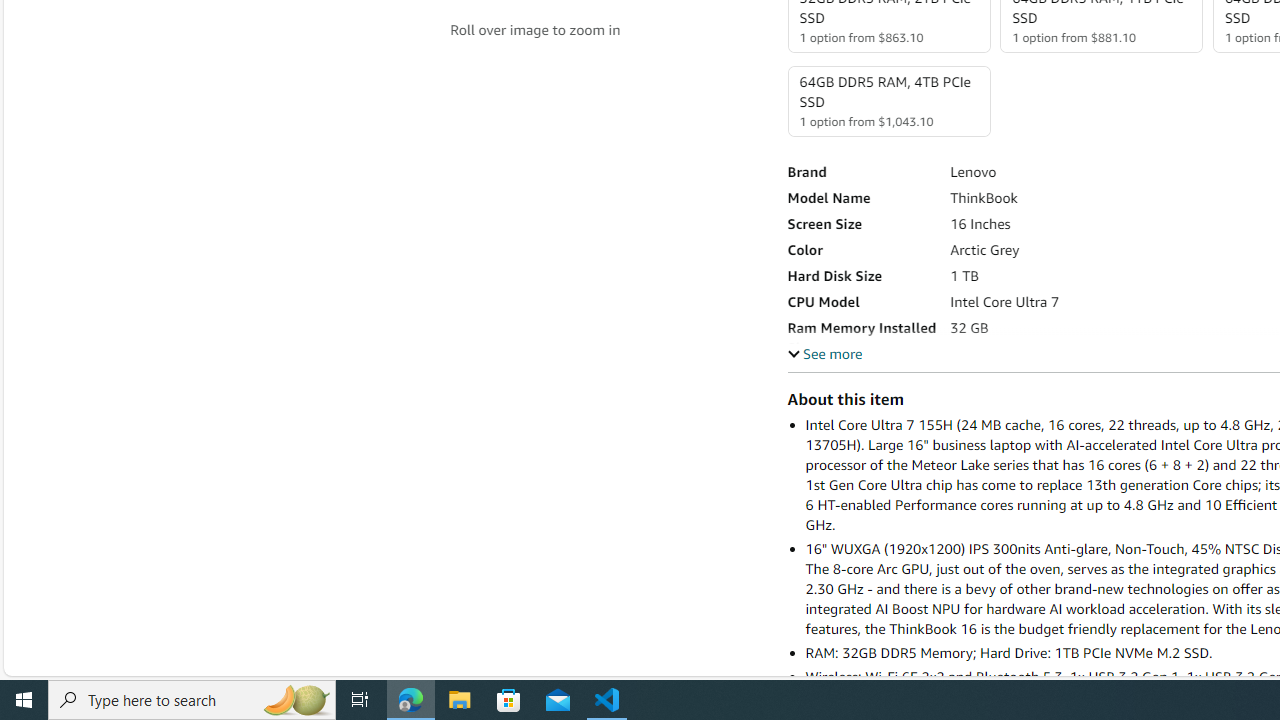  Describe the element at coordinates (887, 101) in the screenshot. I see `'64GB DDR5 RAM, 4TB PCIe SSD 1 option from $1,043.10'` at that location.